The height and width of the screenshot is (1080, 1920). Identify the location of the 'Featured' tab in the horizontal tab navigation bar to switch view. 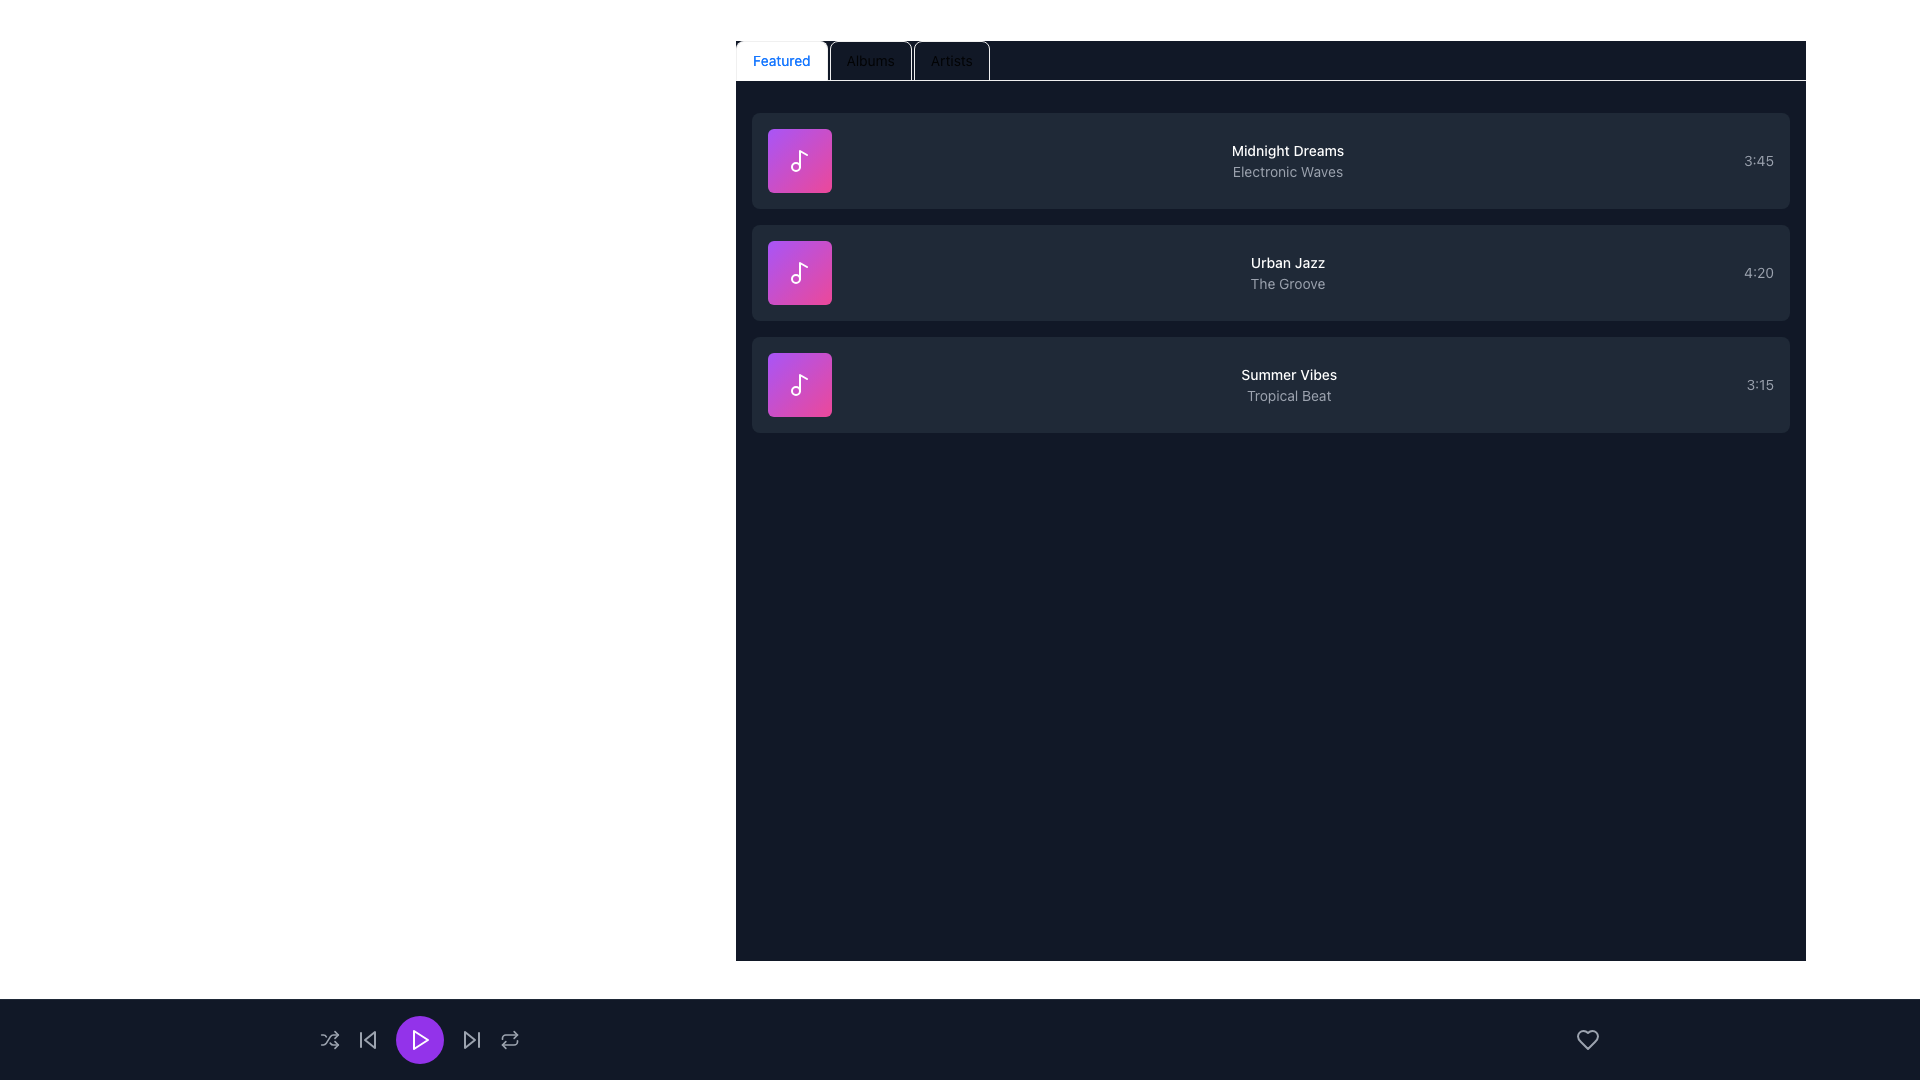
(1270, 60).